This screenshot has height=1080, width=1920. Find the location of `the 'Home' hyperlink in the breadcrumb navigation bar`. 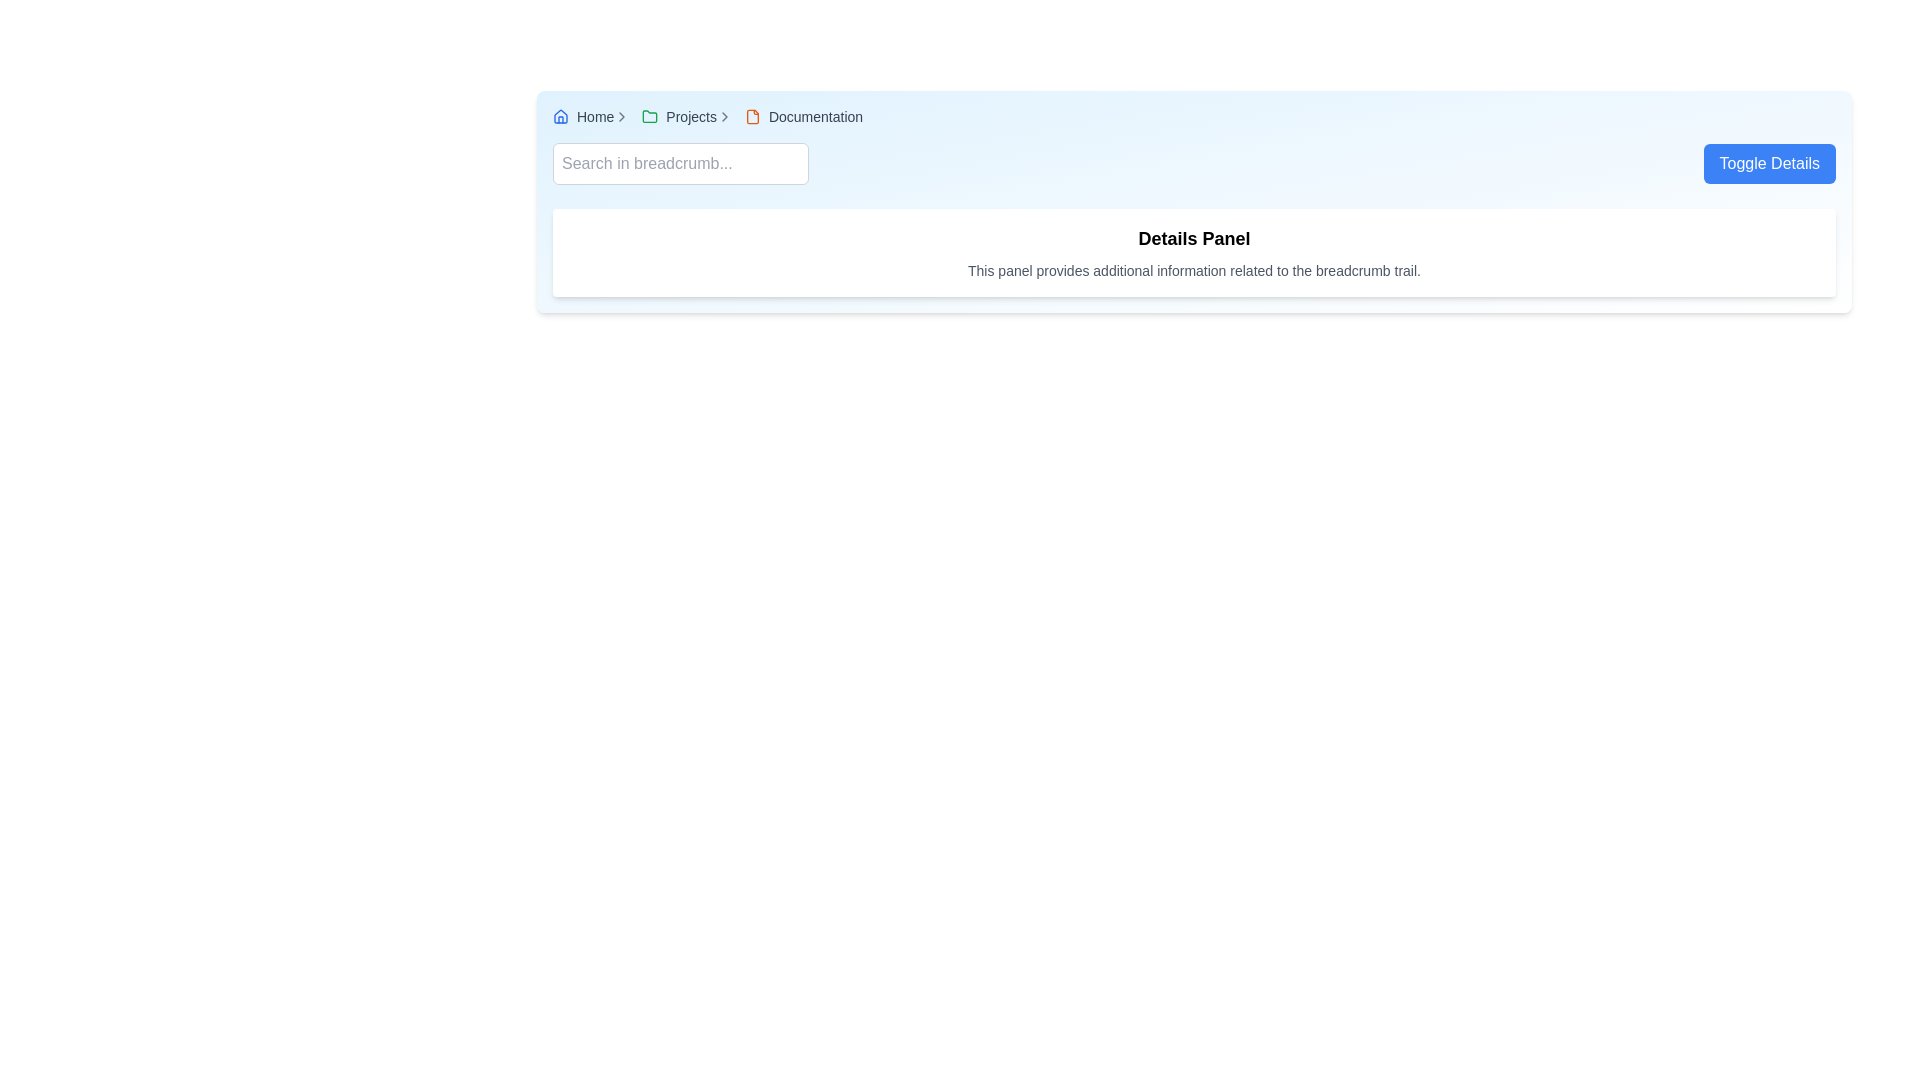

the 'Home' hyperlink in the breadcrumb navigation bar is located at coordinates (582, 116).